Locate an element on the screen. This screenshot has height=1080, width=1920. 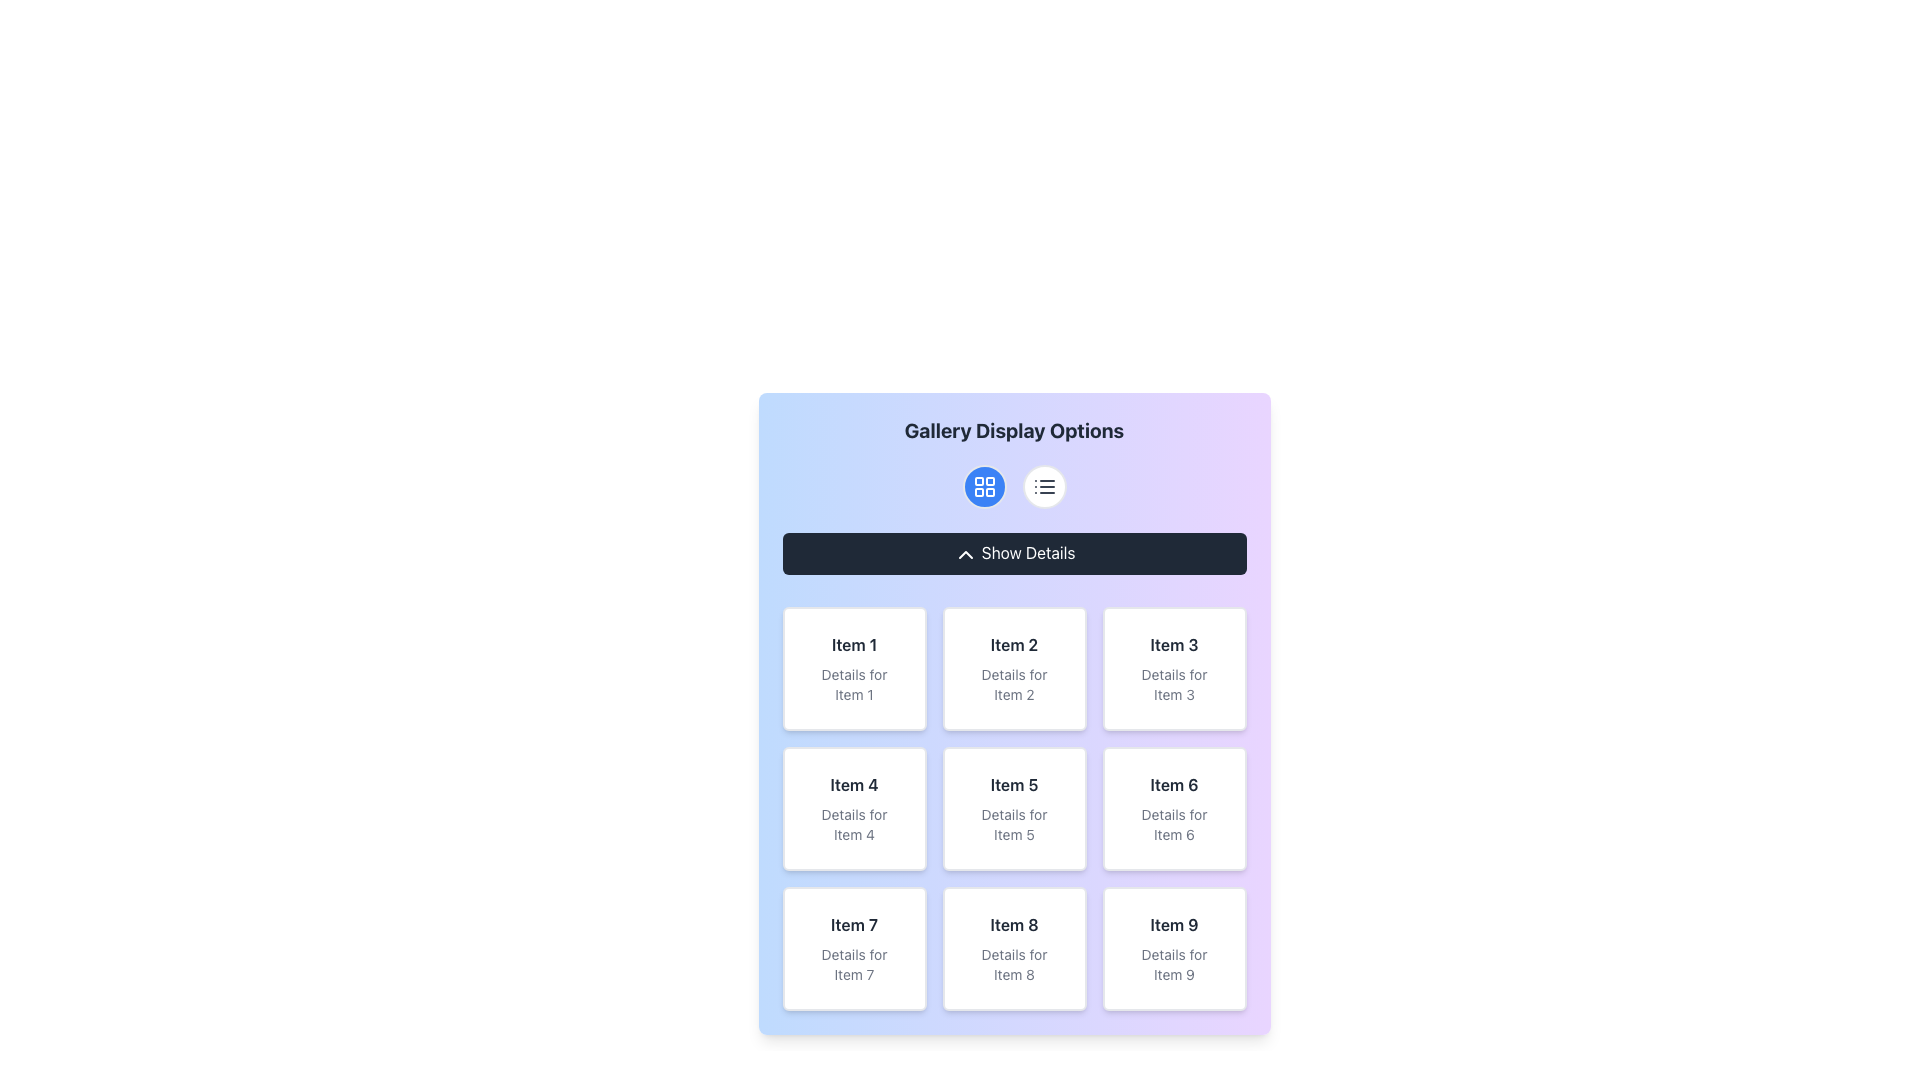
the title text label of the sixth card in a 3x3 grid layout, which is positioned above the text 'Details for Item 6' is located at coordinates (1174, 783).